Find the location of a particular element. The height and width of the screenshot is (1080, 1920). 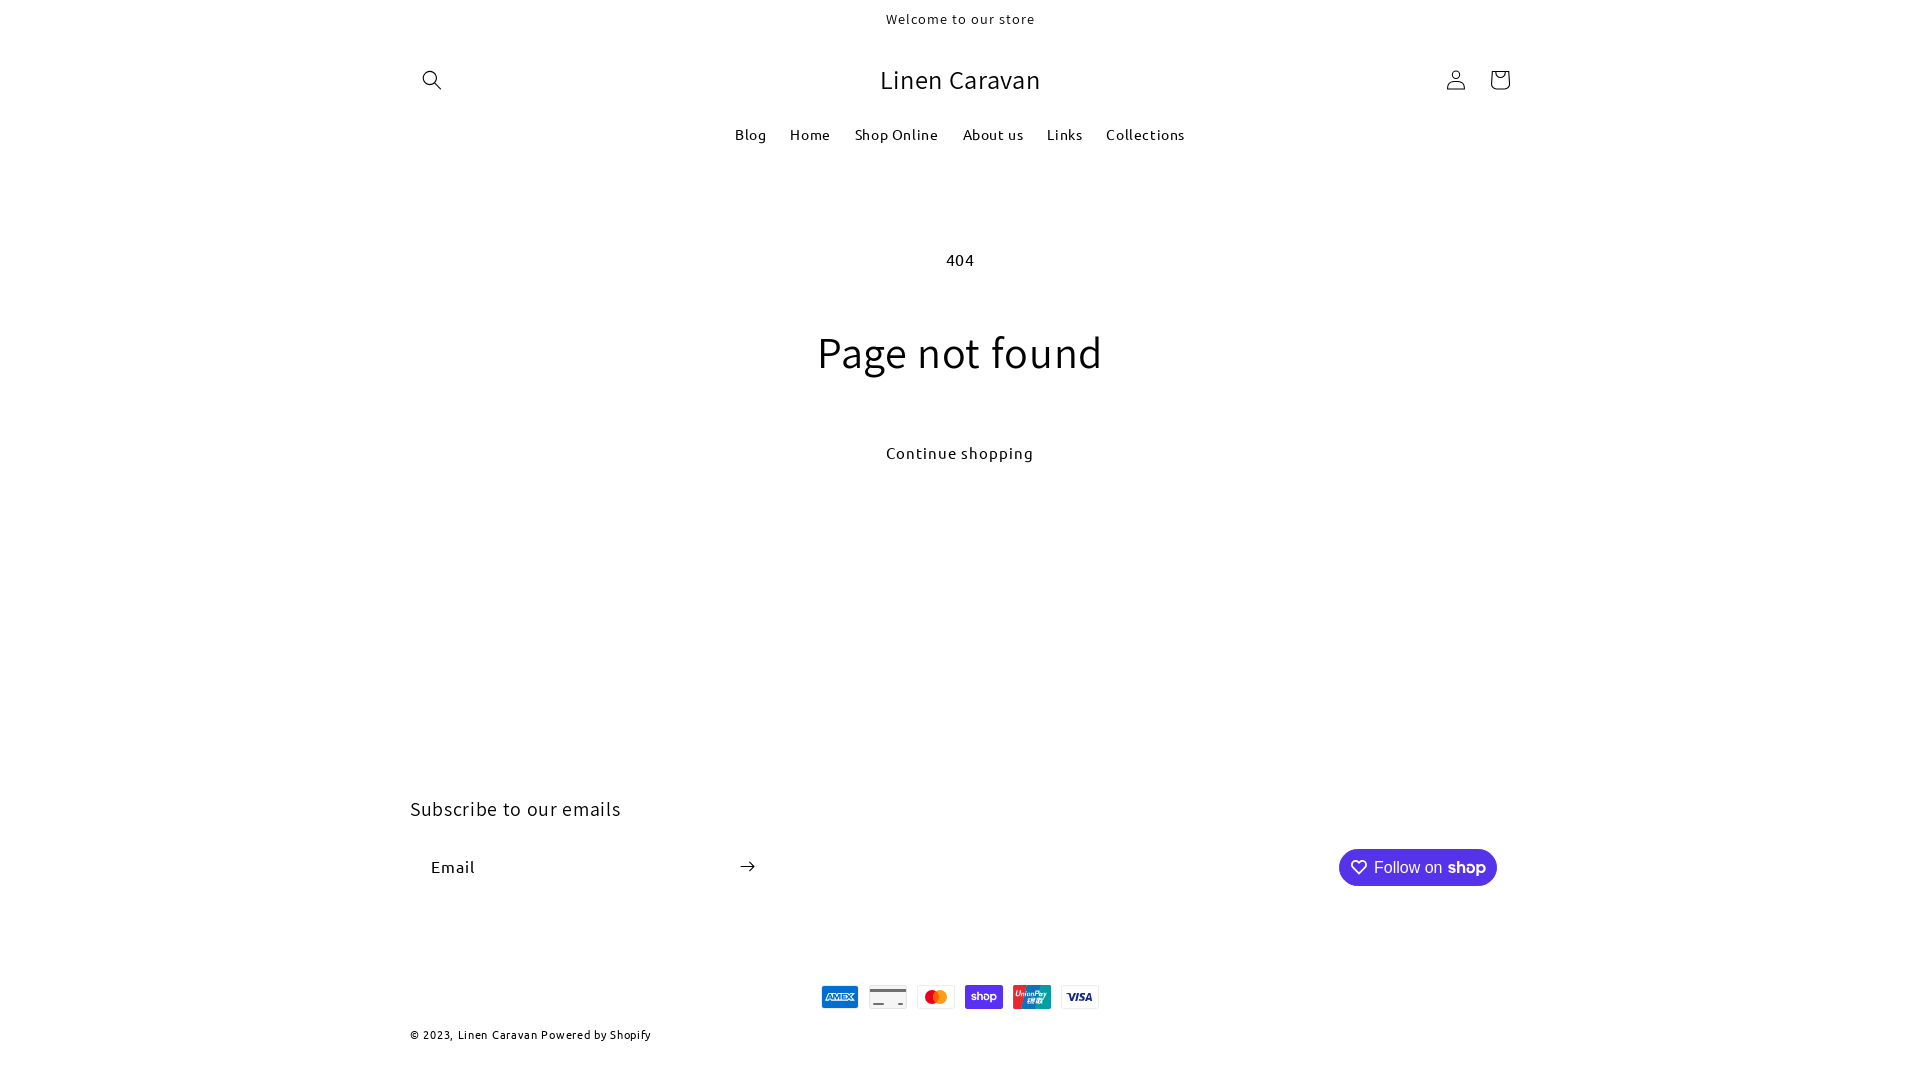

'Continue shopping' is located at coordinates (960, 453).